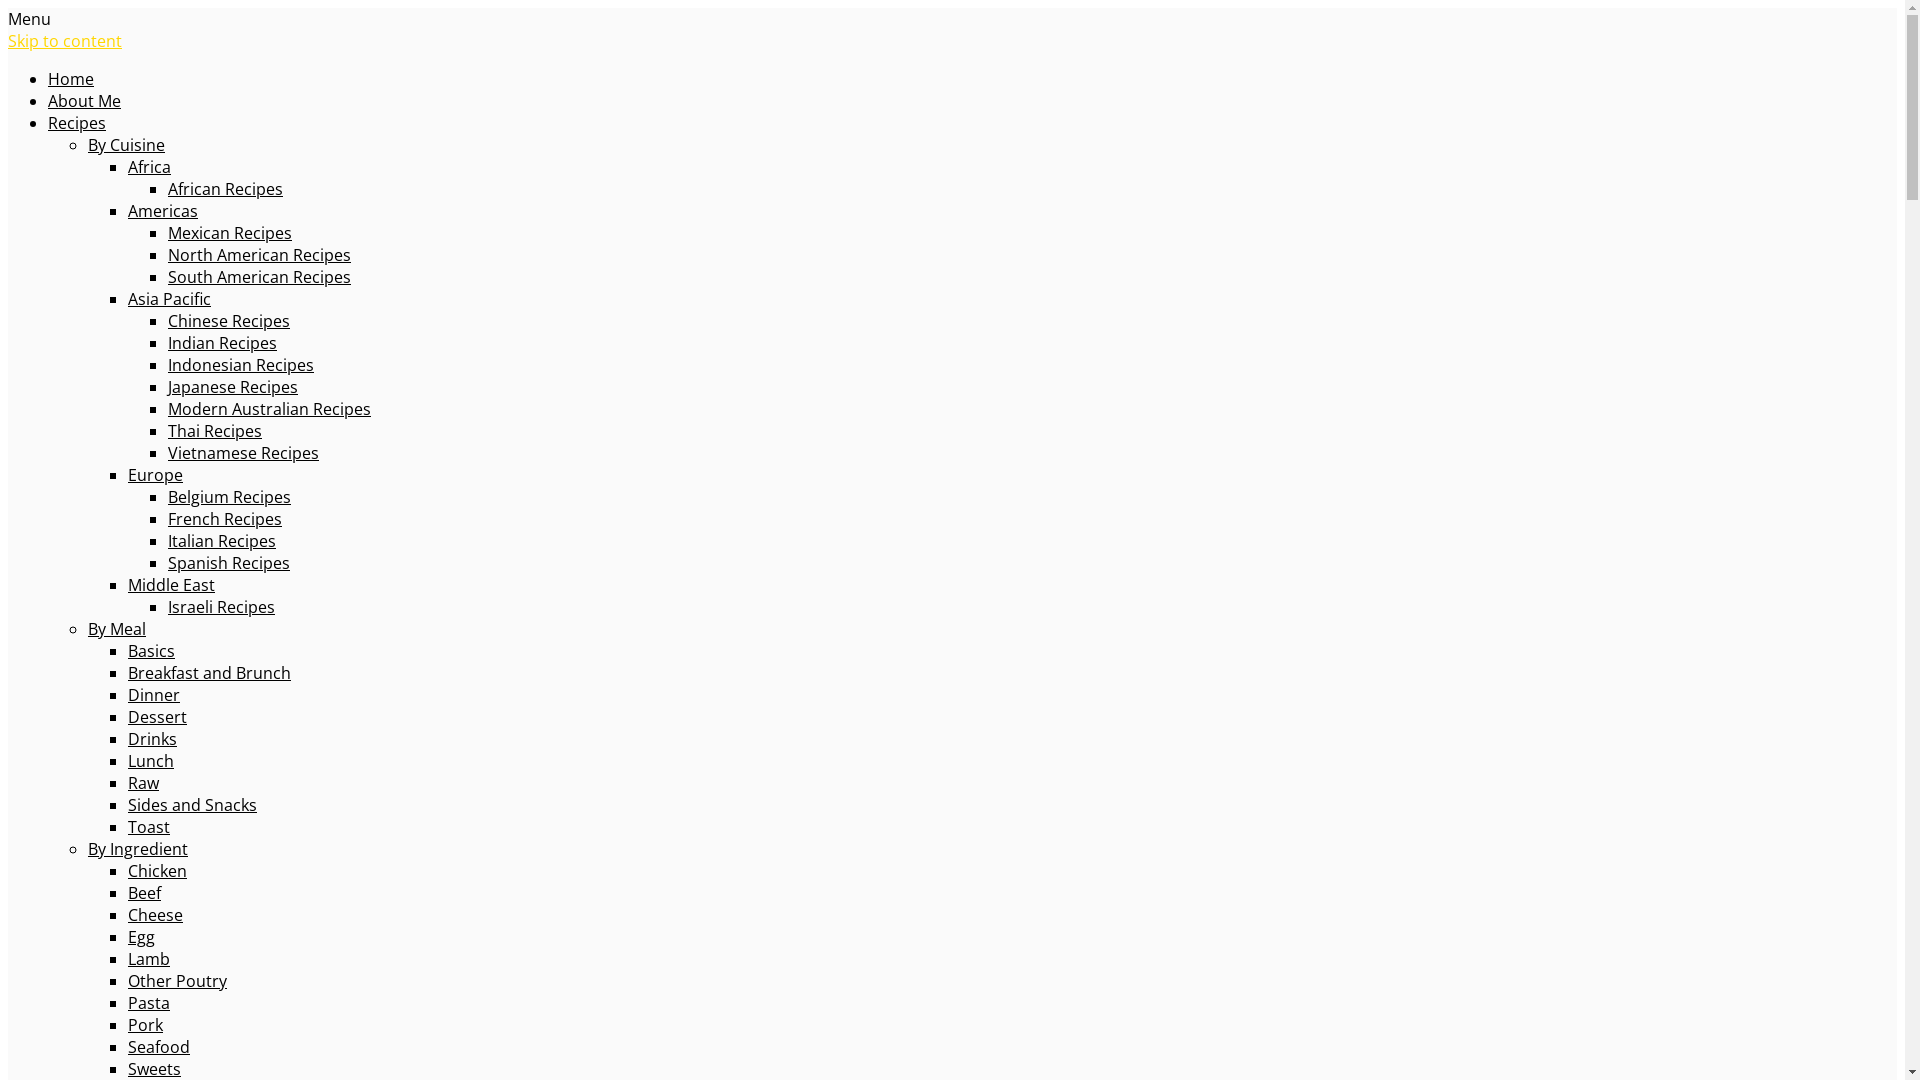 This screenshot has width=1920, height=1080. What do you see at coordinates (169, 299) in the screenshot?
I see `'Asia Pacific'` at bounding box center [169, 299].